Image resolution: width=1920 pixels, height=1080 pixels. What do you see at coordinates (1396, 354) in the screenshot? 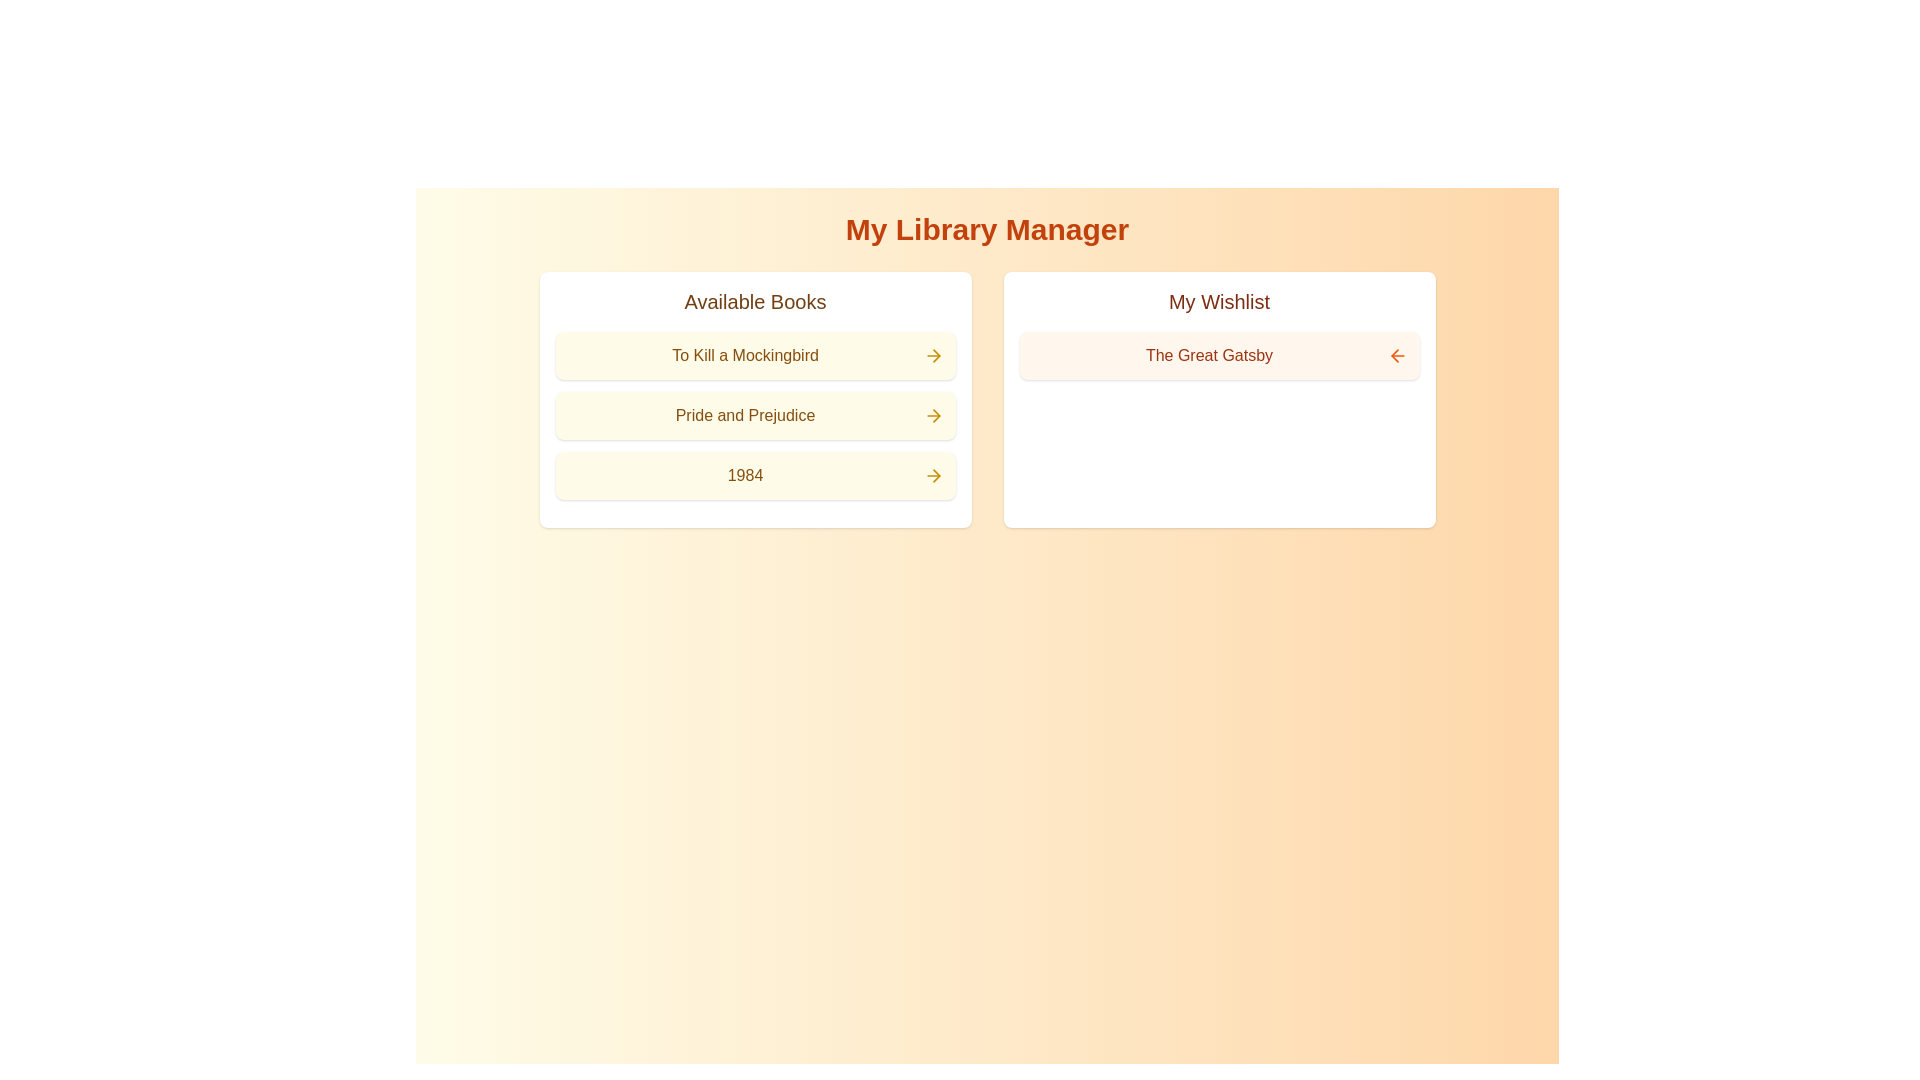
I see `left arrow button next to the book 'The Great Gatsby' in the 'My Wishlist' section` at bounding box center [1396, 354].